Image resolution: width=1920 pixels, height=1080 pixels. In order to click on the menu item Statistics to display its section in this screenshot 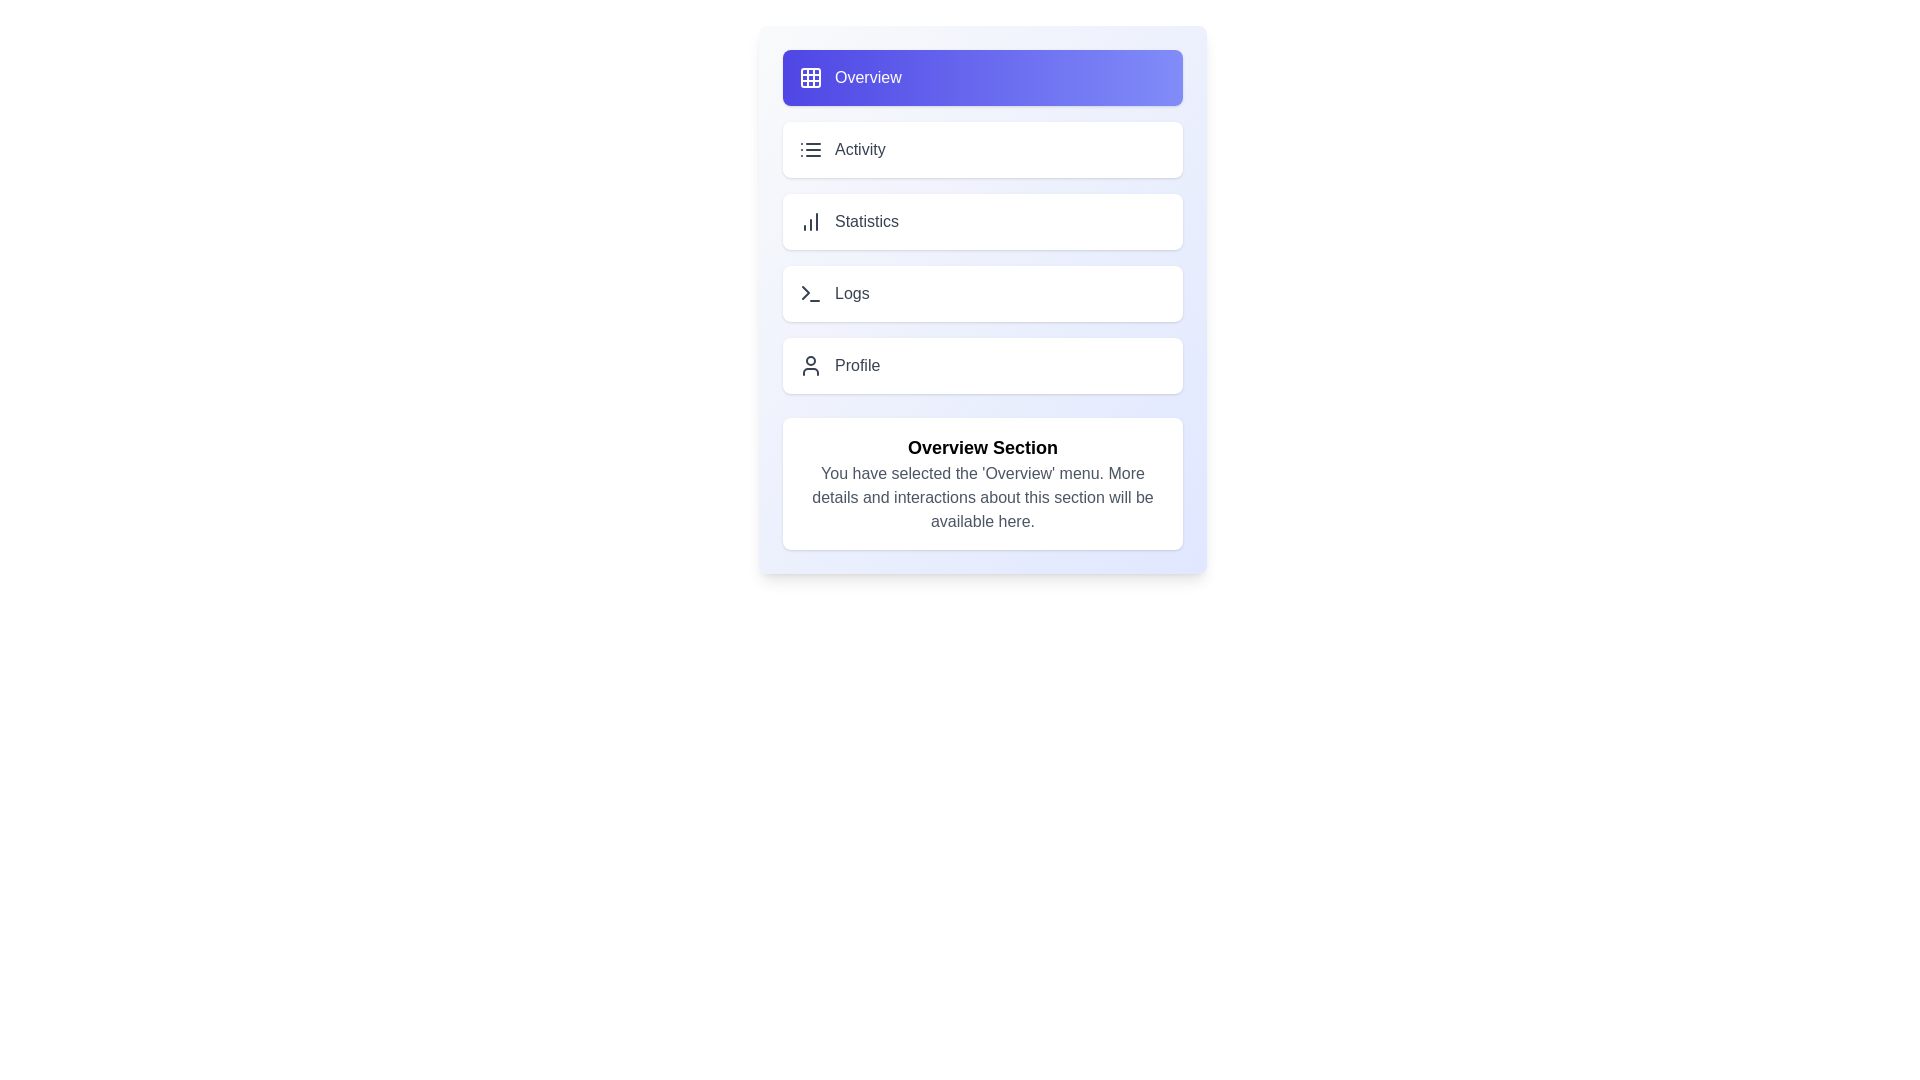, I will do `click(983, 222)`.